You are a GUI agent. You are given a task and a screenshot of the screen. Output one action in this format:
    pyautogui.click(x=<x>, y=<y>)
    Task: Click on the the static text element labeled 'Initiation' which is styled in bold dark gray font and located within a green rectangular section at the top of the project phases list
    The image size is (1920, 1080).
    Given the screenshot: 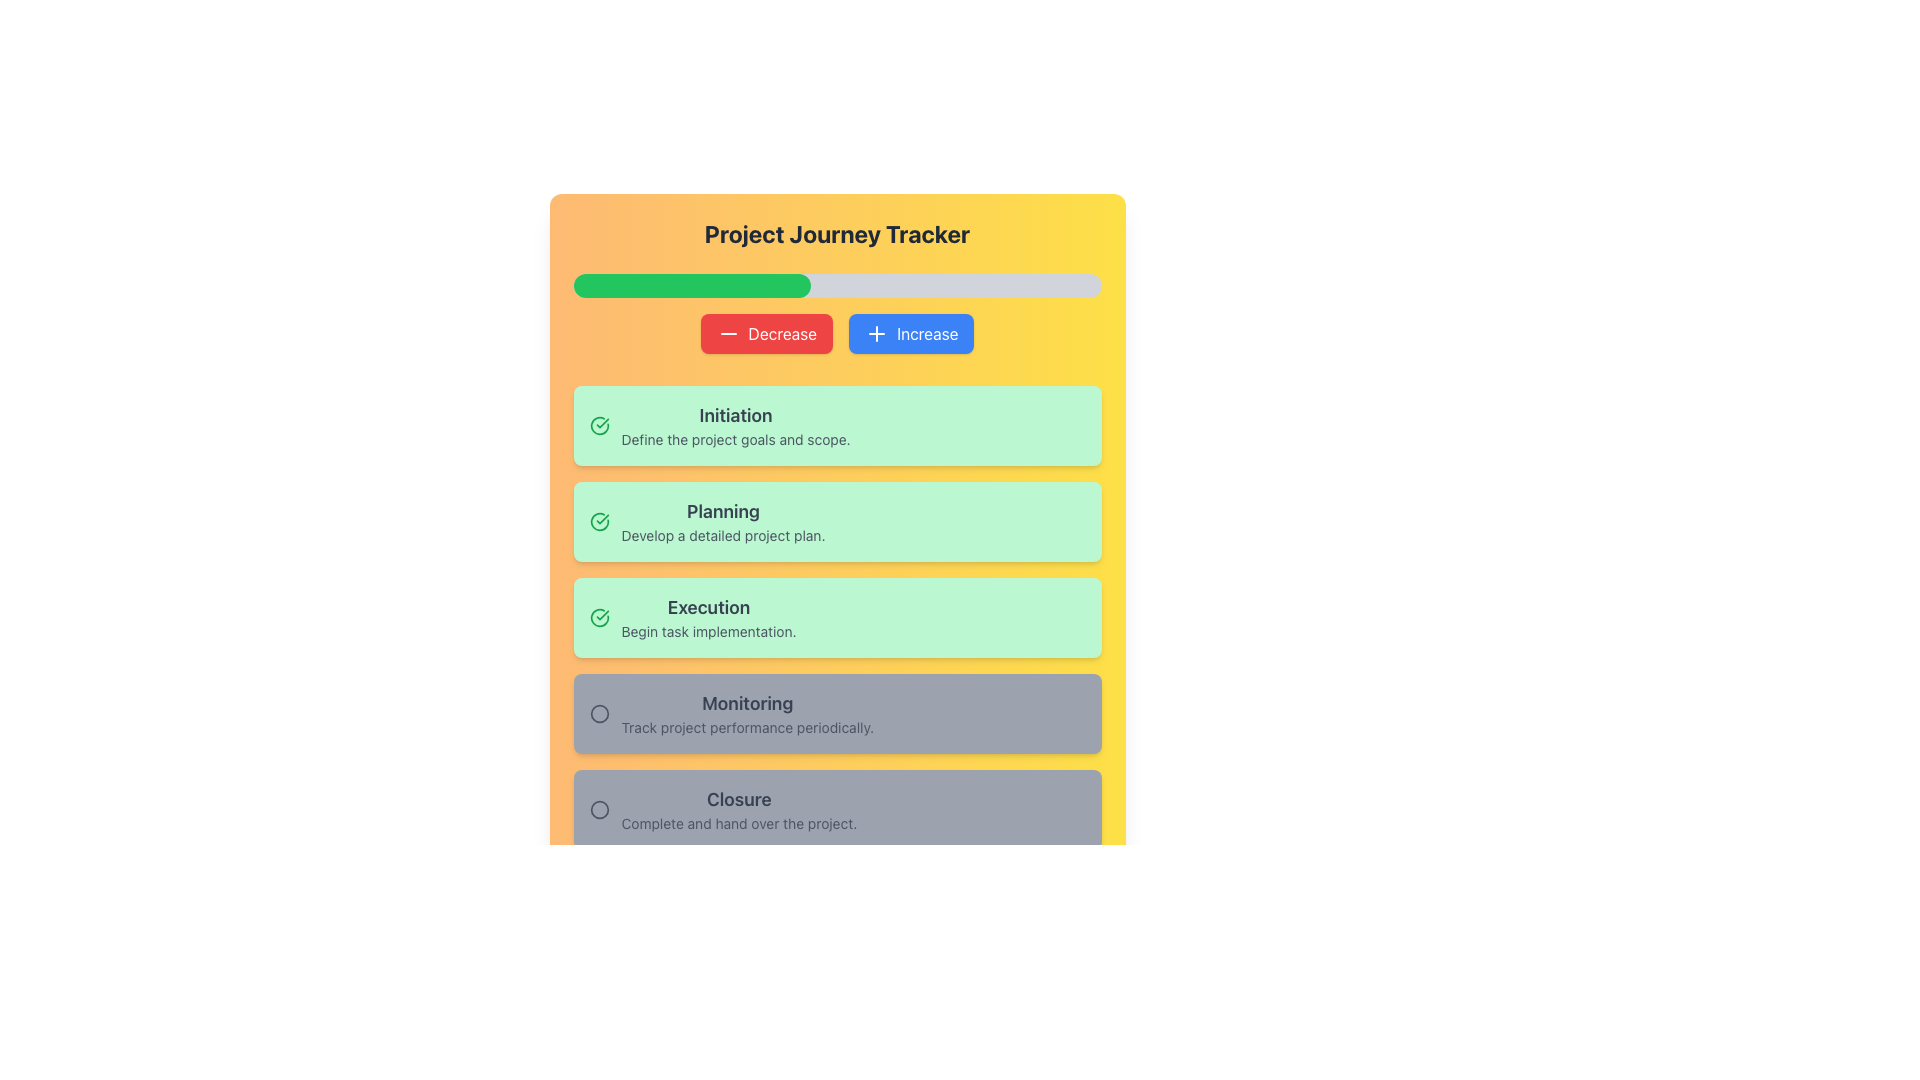 What is the action you would take?
    pyautogui.click(x=735, y=415)
    